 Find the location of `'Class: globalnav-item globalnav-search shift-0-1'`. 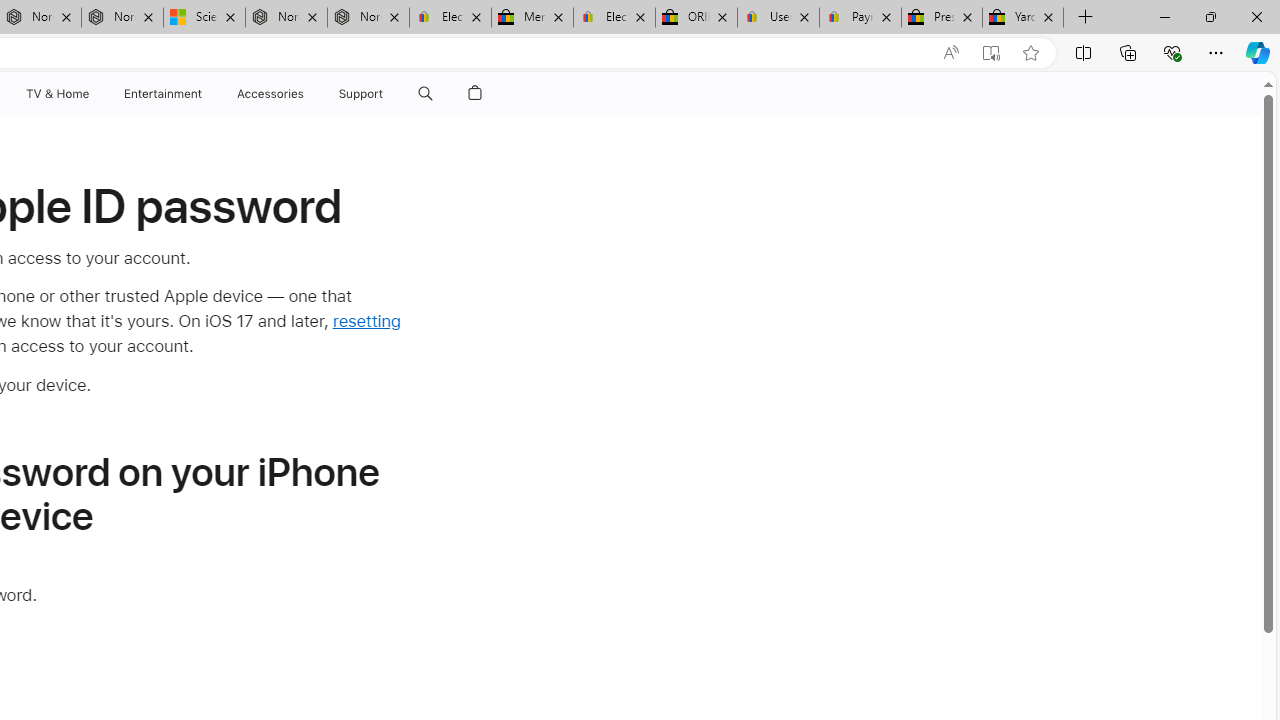

'Class: globalnav-item globalnav-search shift-0-1' is located at coordinates (424, 93).